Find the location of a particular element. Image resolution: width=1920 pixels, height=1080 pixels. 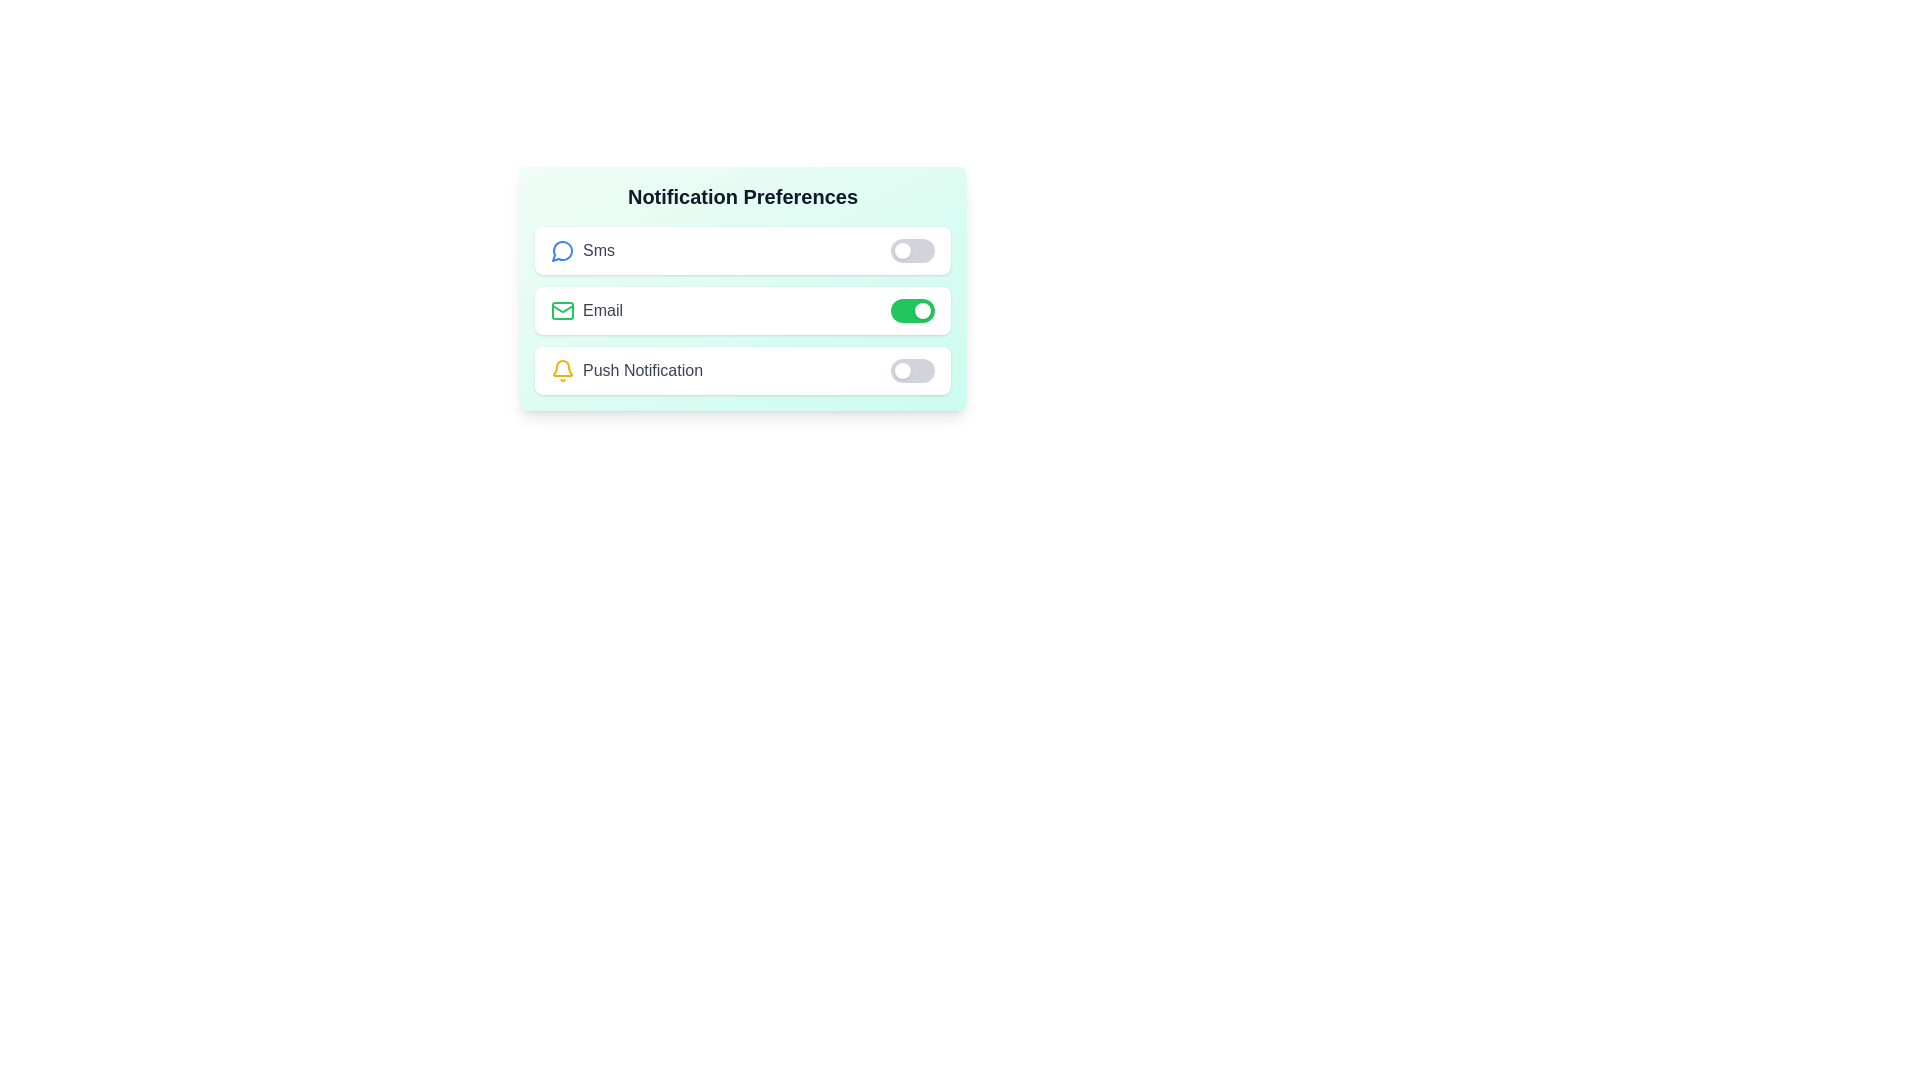

the email notification icon in the notification preferences list, which is the second item between the SMS and Push Notification options is located at coordinates (585, 311).